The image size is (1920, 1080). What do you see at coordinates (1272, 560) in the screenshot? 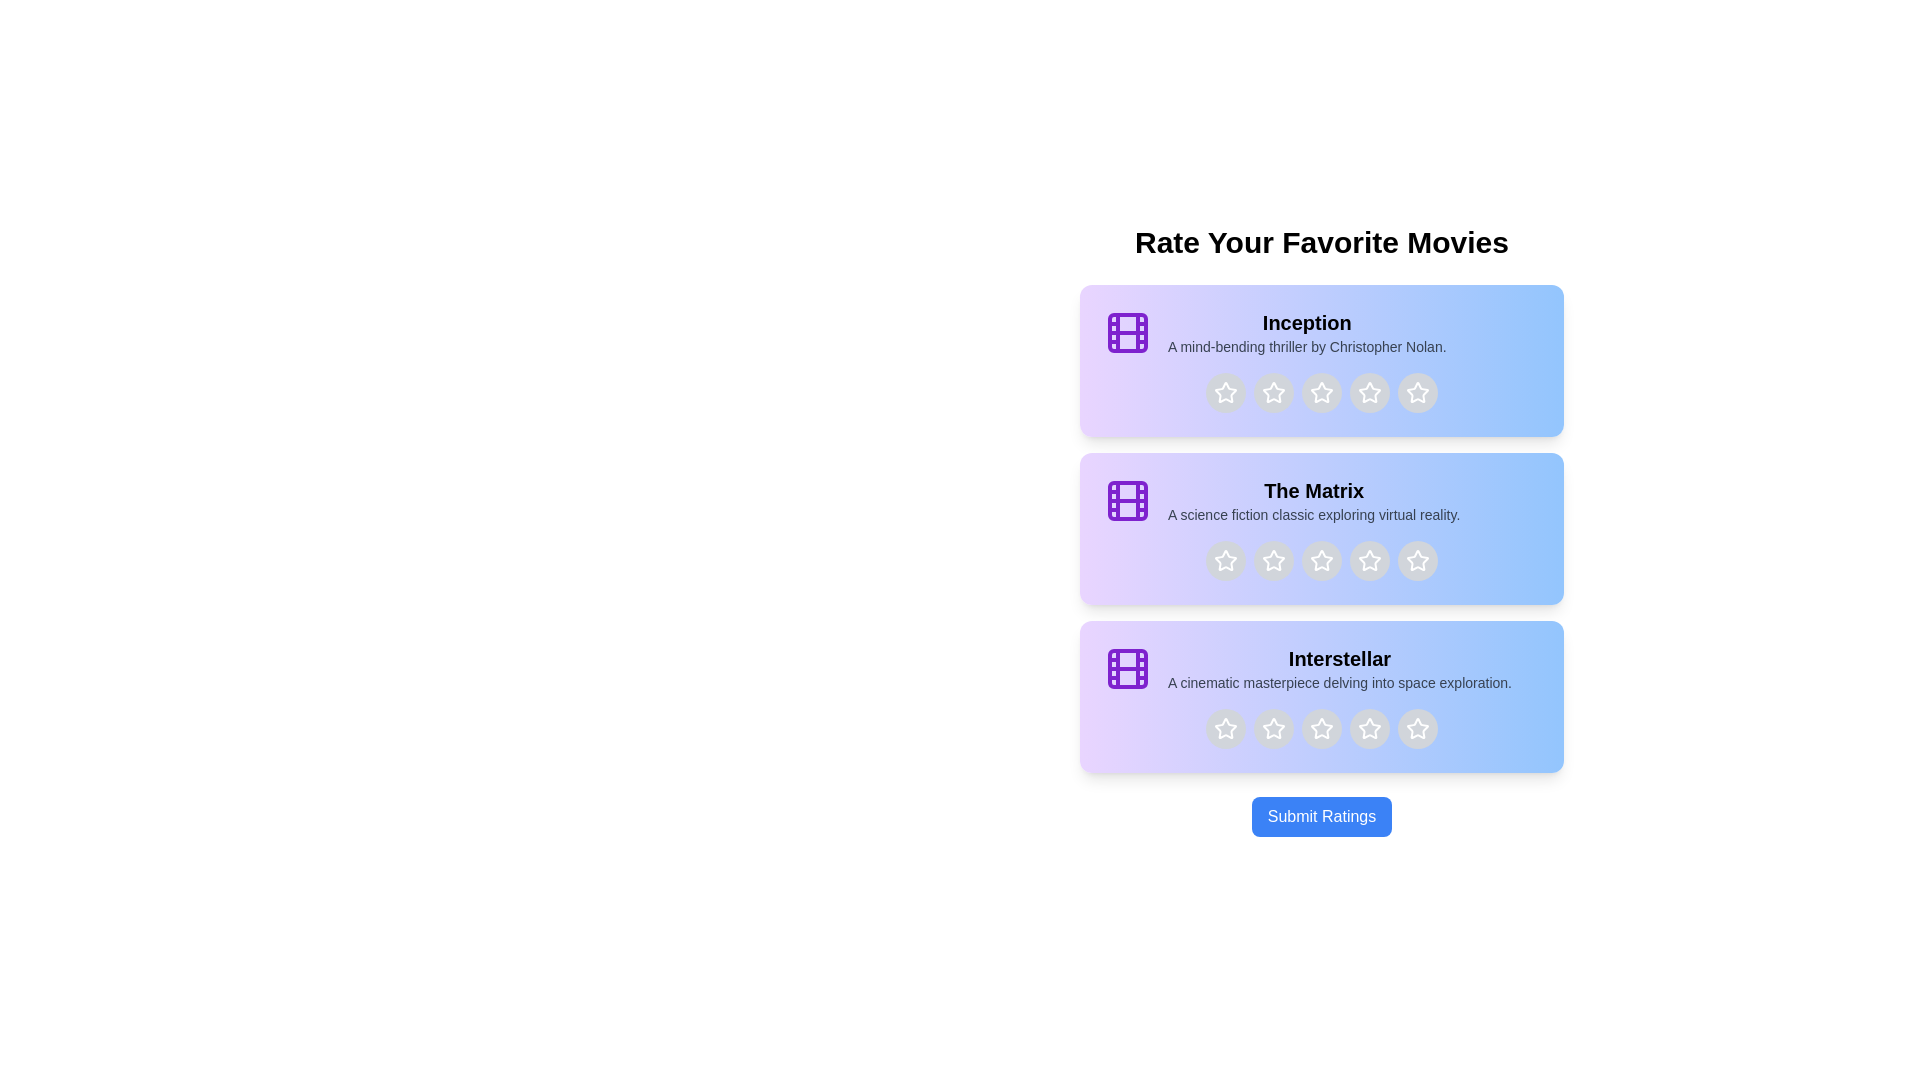
I see `the star corresponding to 2 stars for the movie titled The Matrix` at bounding box center [1272, 560].